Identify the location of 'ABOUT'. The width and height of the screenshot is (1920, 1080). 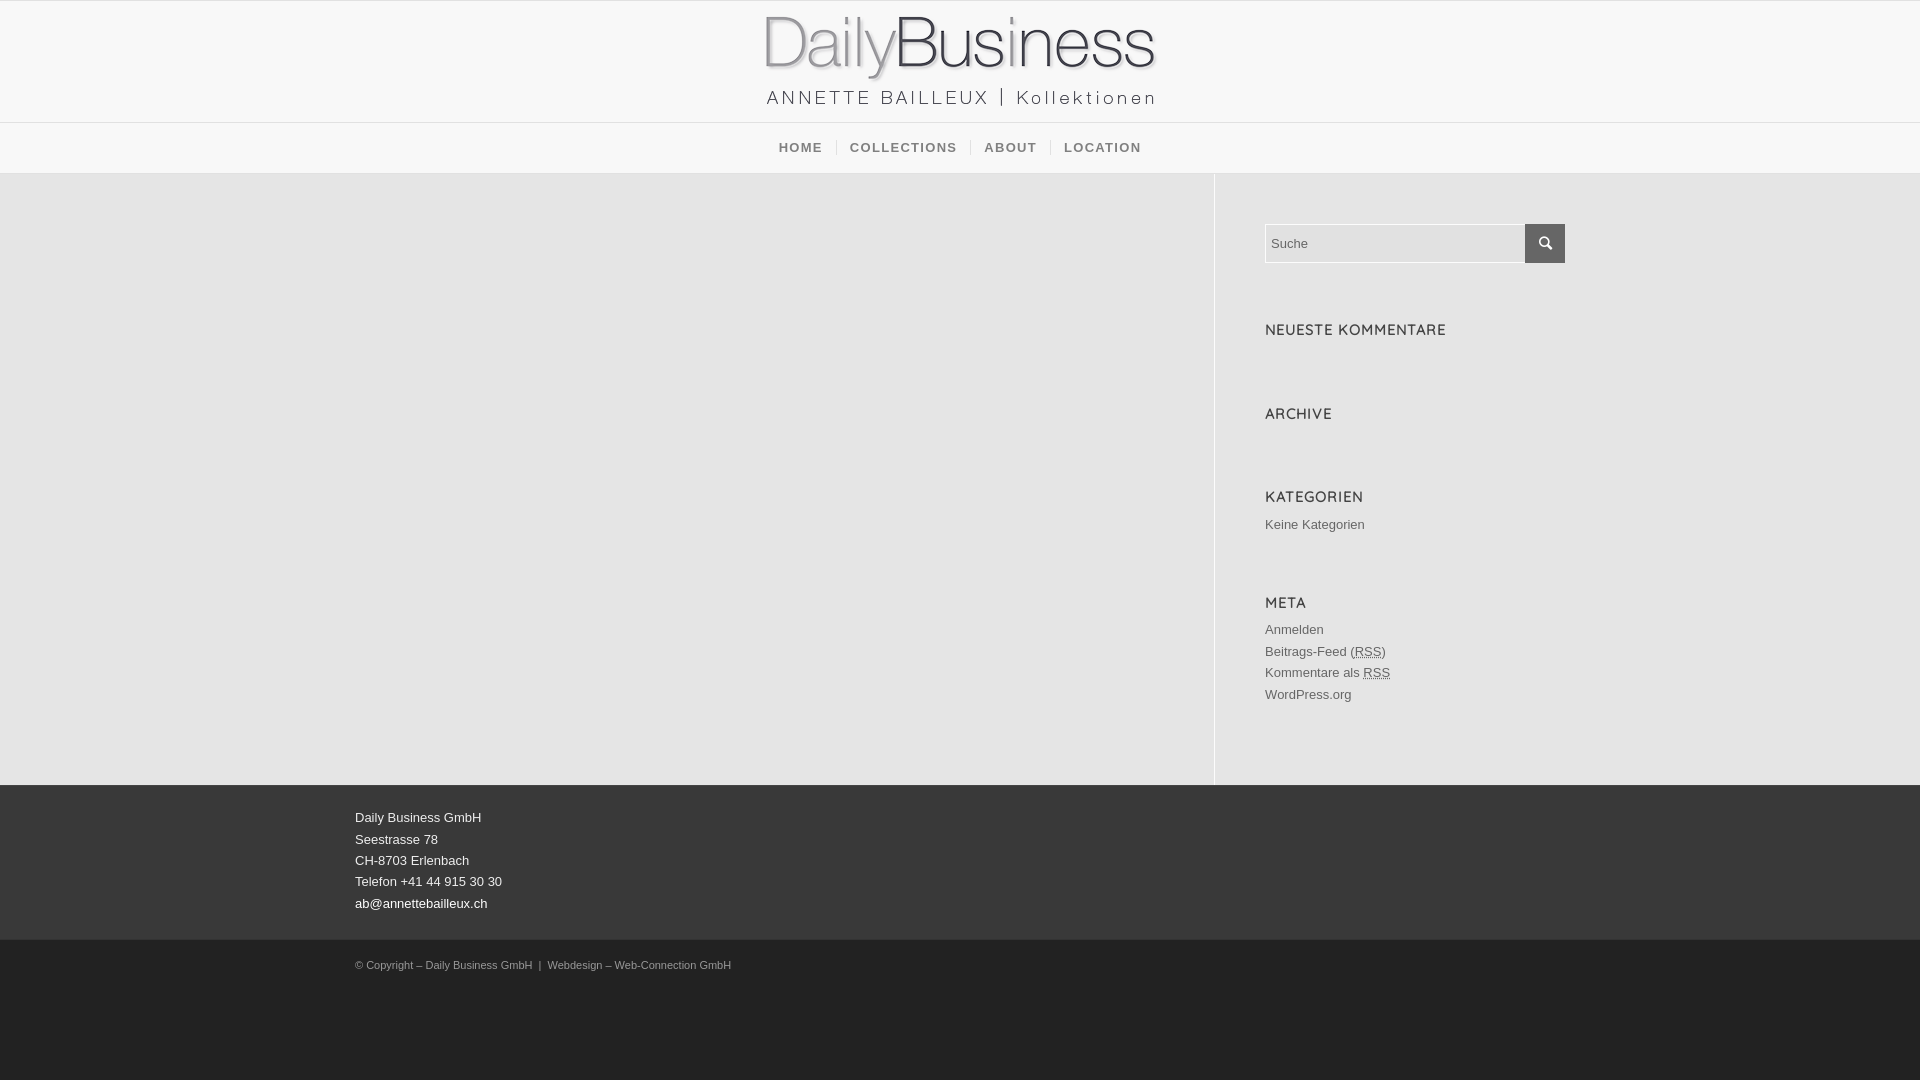
(1009, 146).